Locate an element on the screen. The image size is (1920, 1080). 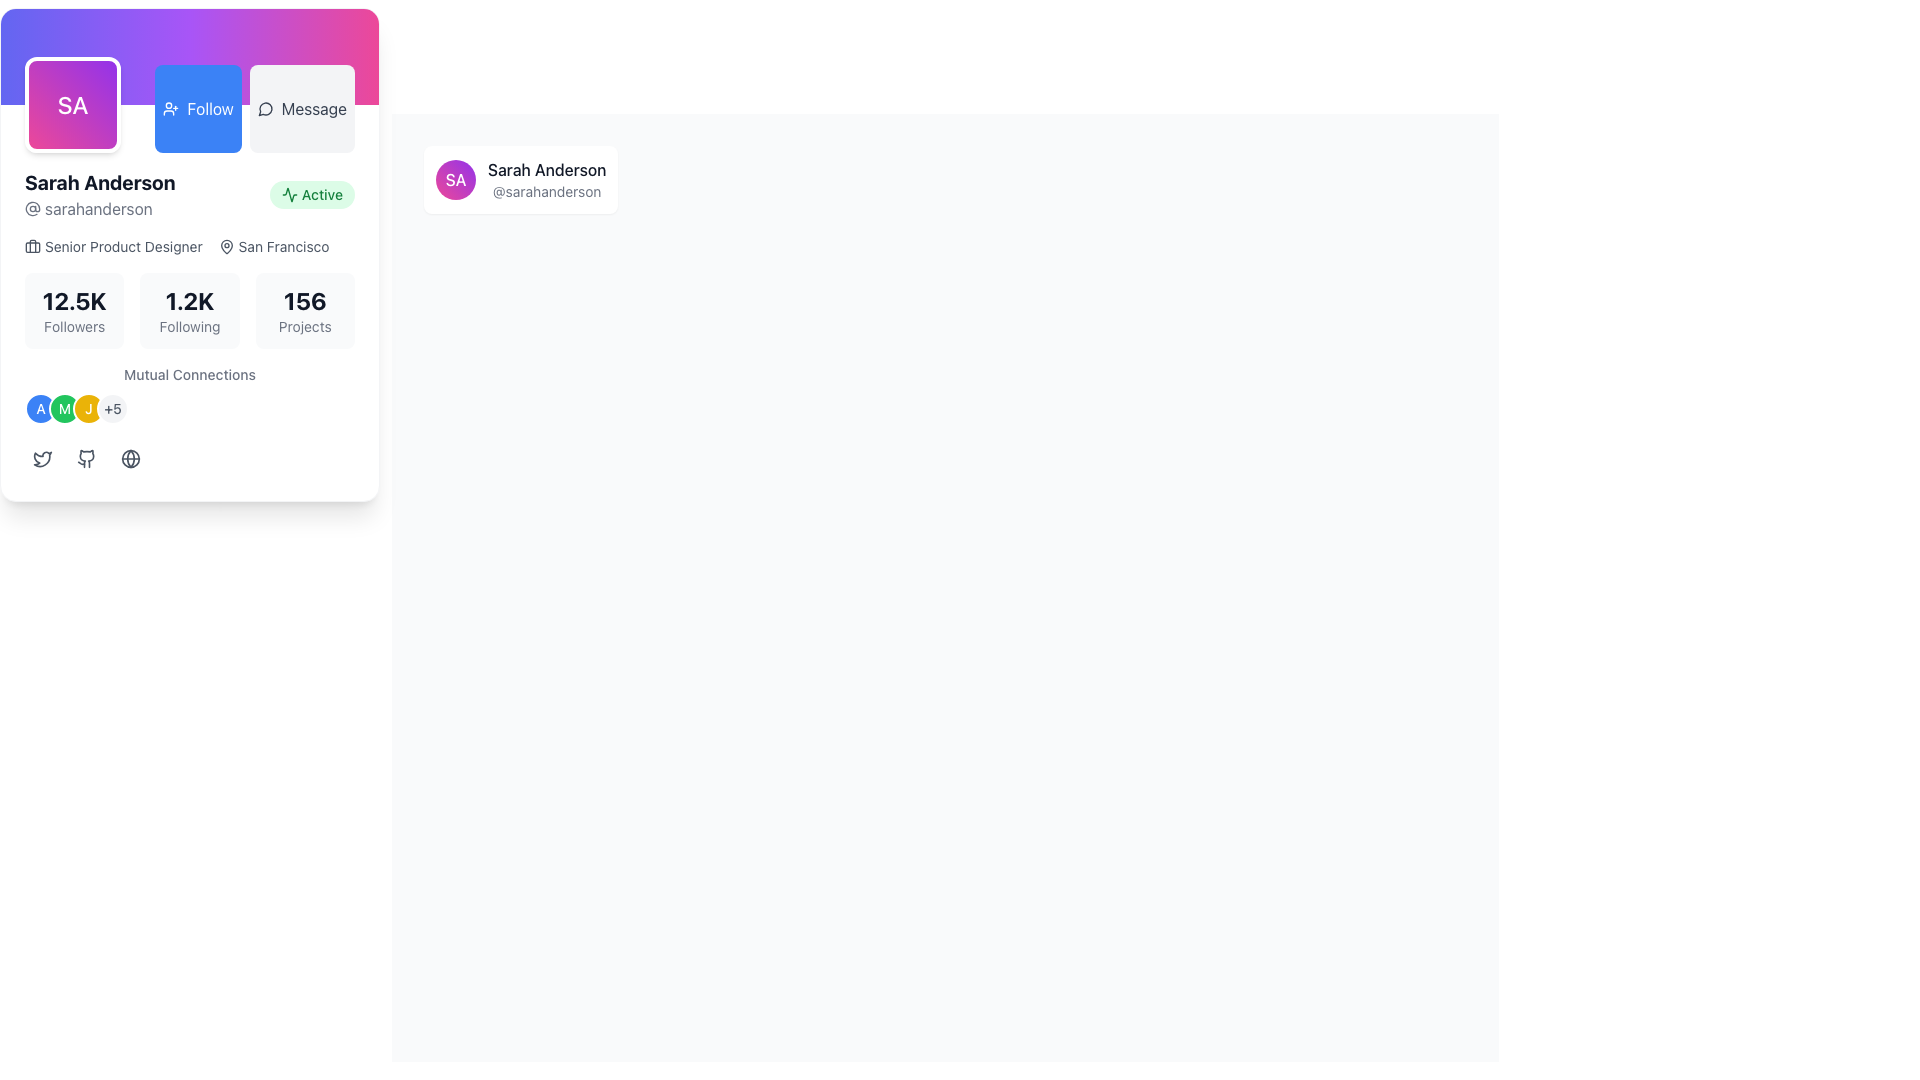
the leftmost button with an embedded icon that redirects to the Twitter profile, changing its appearance is located at coordinates (43, 459).